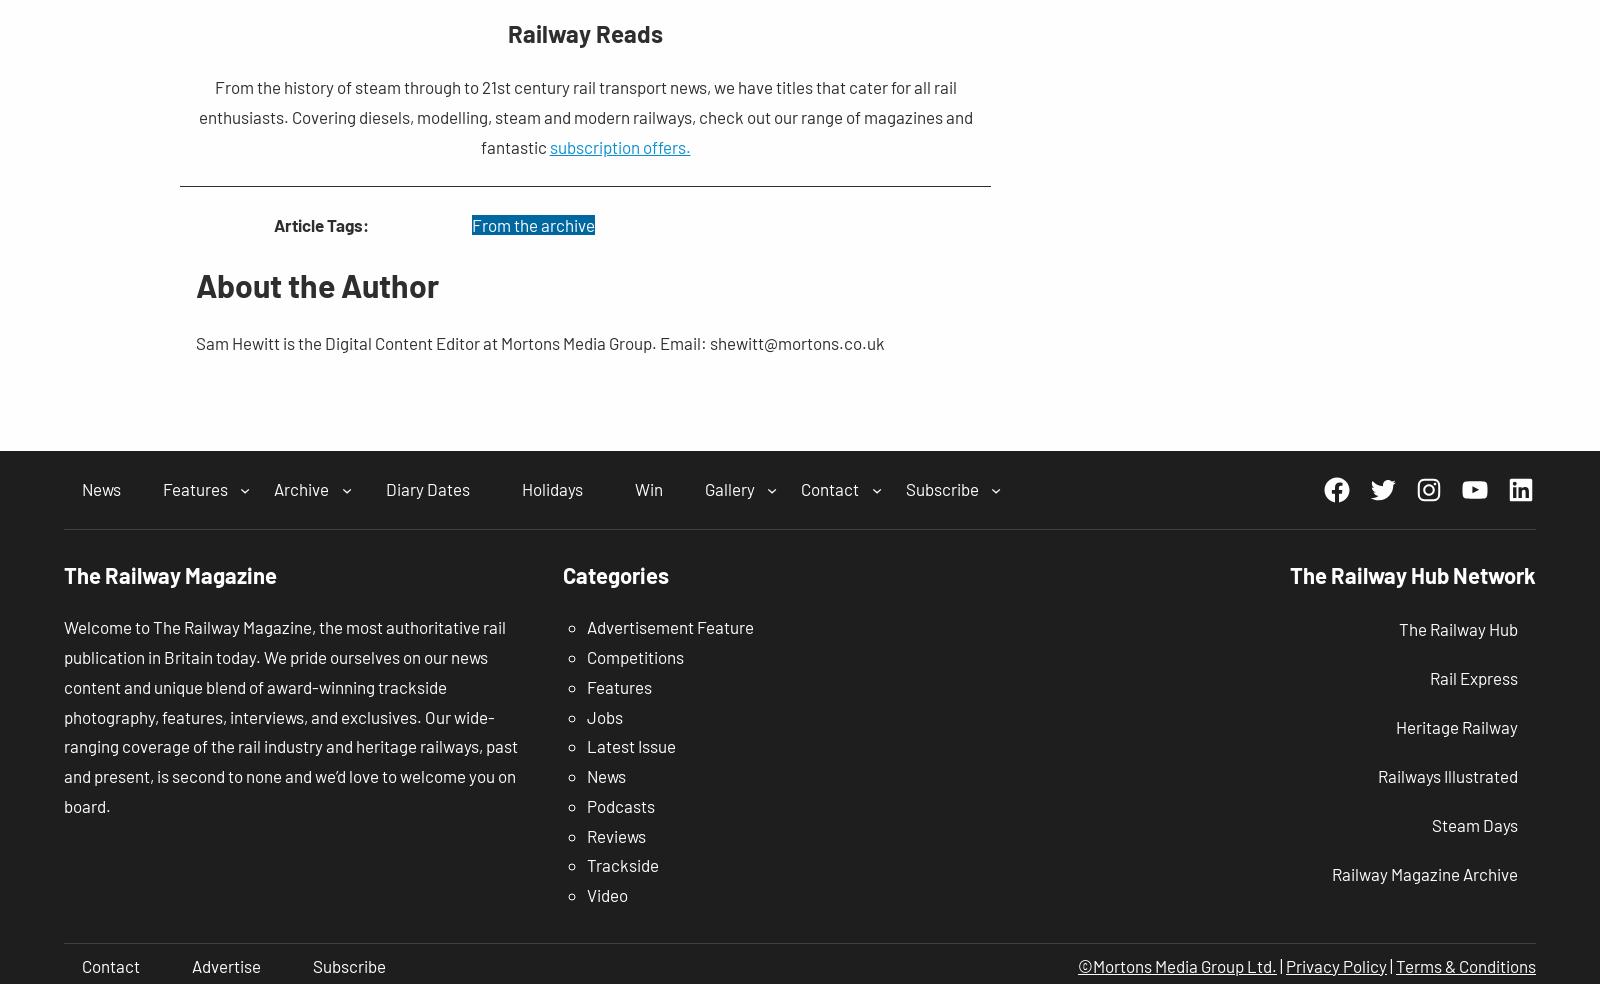  What do you see at coordinates (291, 715) in the screenshot?
I see `'Welcome to The Railway Magazine, the most authoritative rail publication in Britain today. We pride ourselves on our news content and unique blend of award-winning trackside photography, features, interviews, and exclusives. Our wide-ranging coverage of the rail industry and heritage railways, past and present, is second to none and we’d love to welcome you on board.'` at bounding box center [291, 715].